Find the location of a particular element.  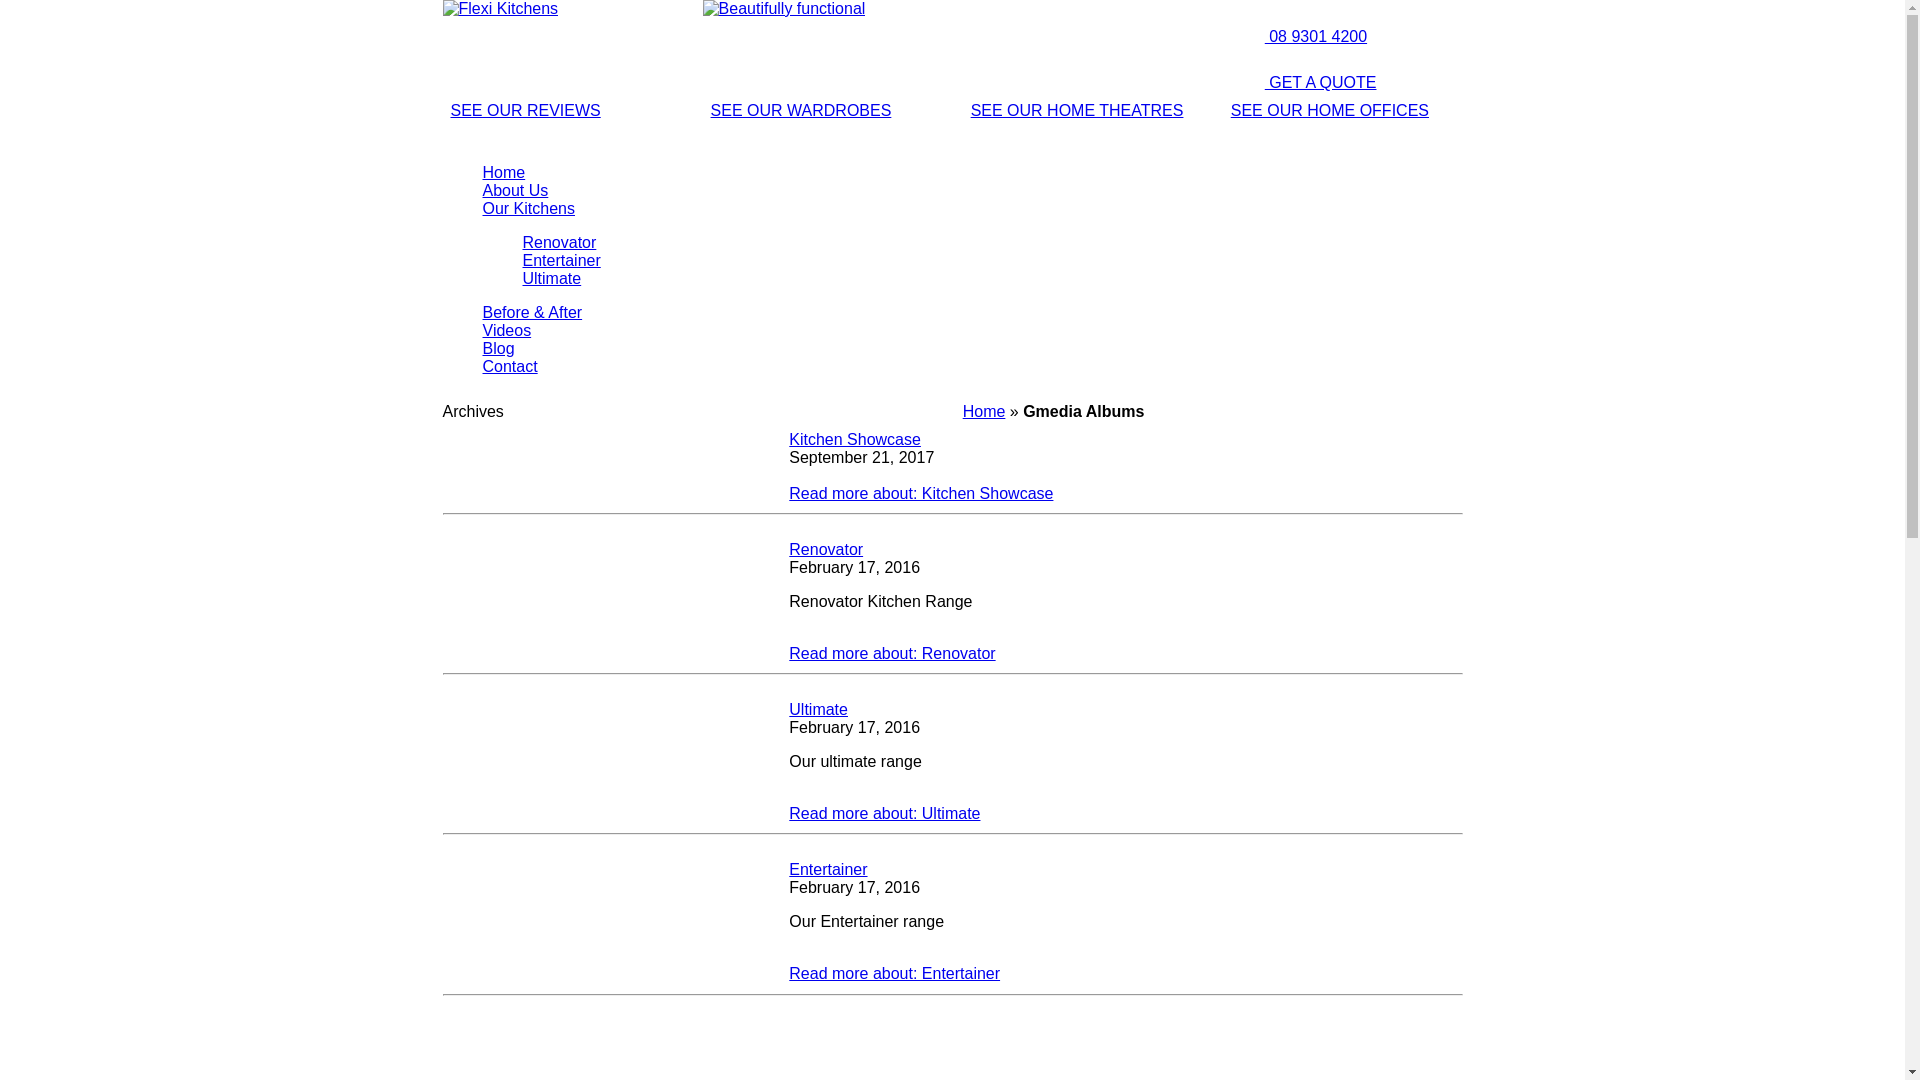

'About Us' is located at coordinates (514, 190).